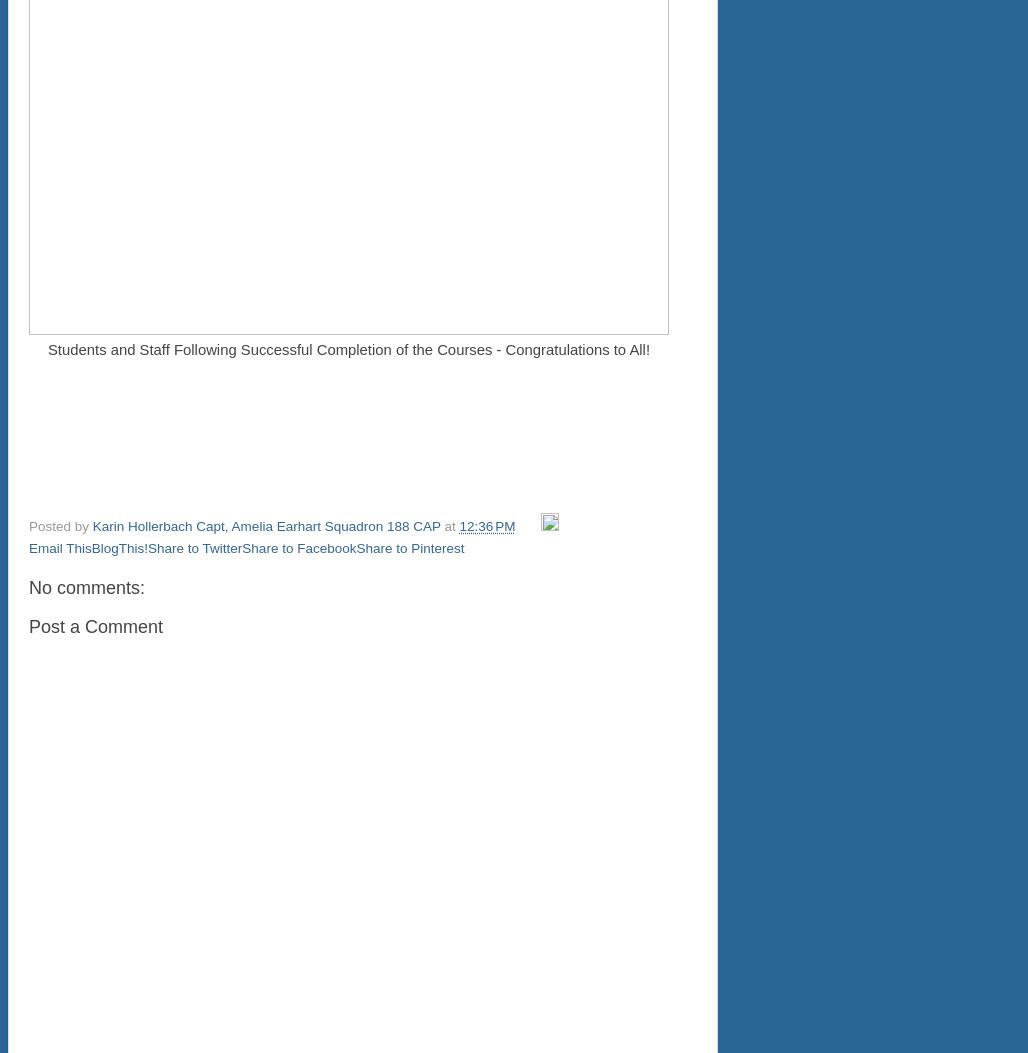 The image size is (1028, 1053). I want to click on 'Share to Twitter', so click(194, 547).